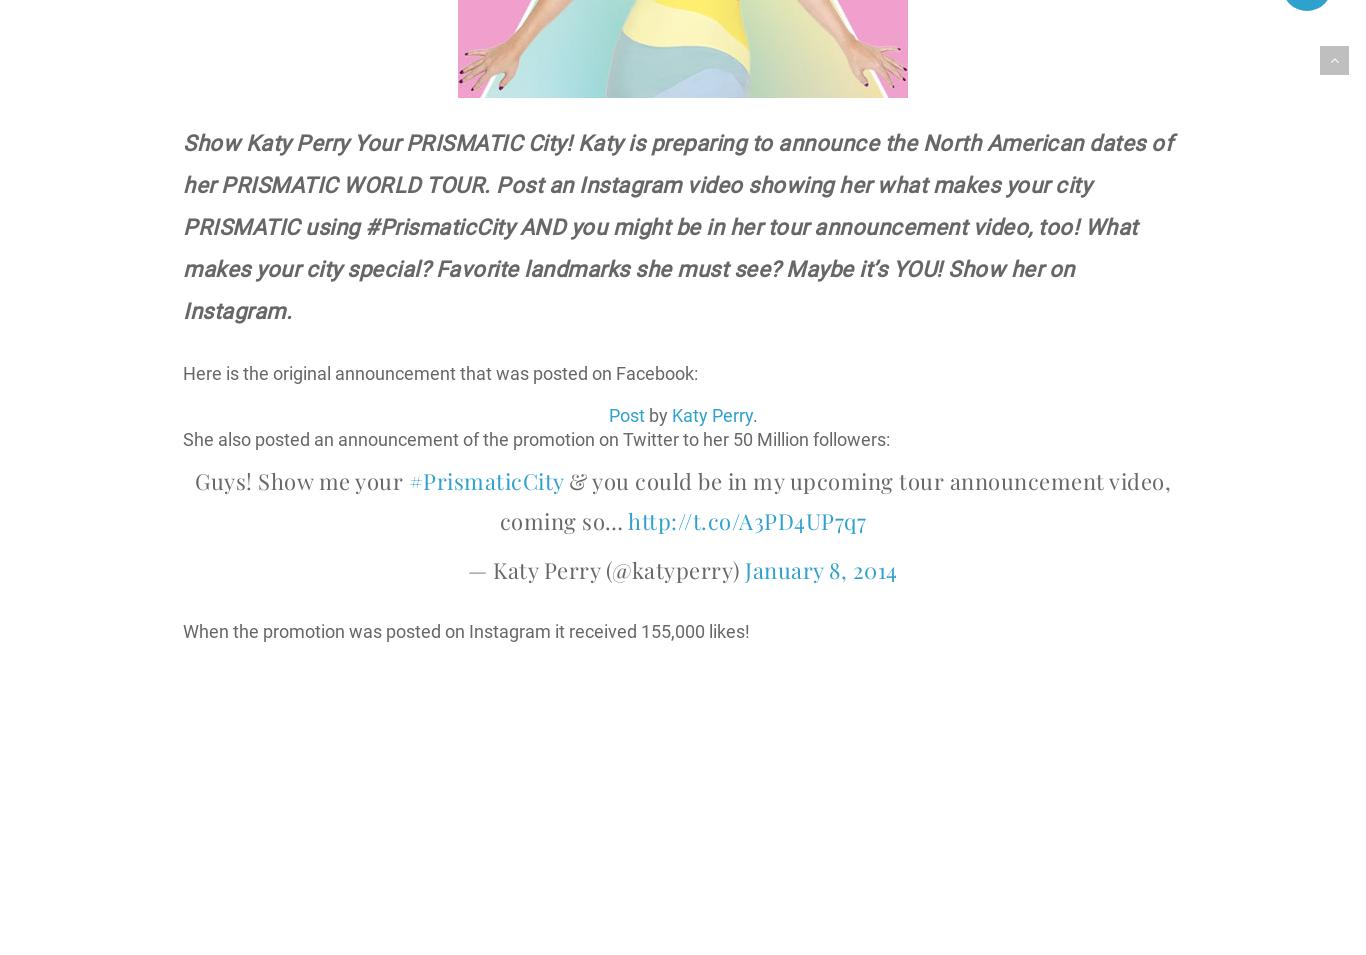 Image resolution: width=1366 pixels, height=955 pixels. What do you see at coordinates (466, 631) in the screenshot?
I see `'When the promotion was posted on Instagram it received 155,000 likes!'` at bounding box center [466, 631].